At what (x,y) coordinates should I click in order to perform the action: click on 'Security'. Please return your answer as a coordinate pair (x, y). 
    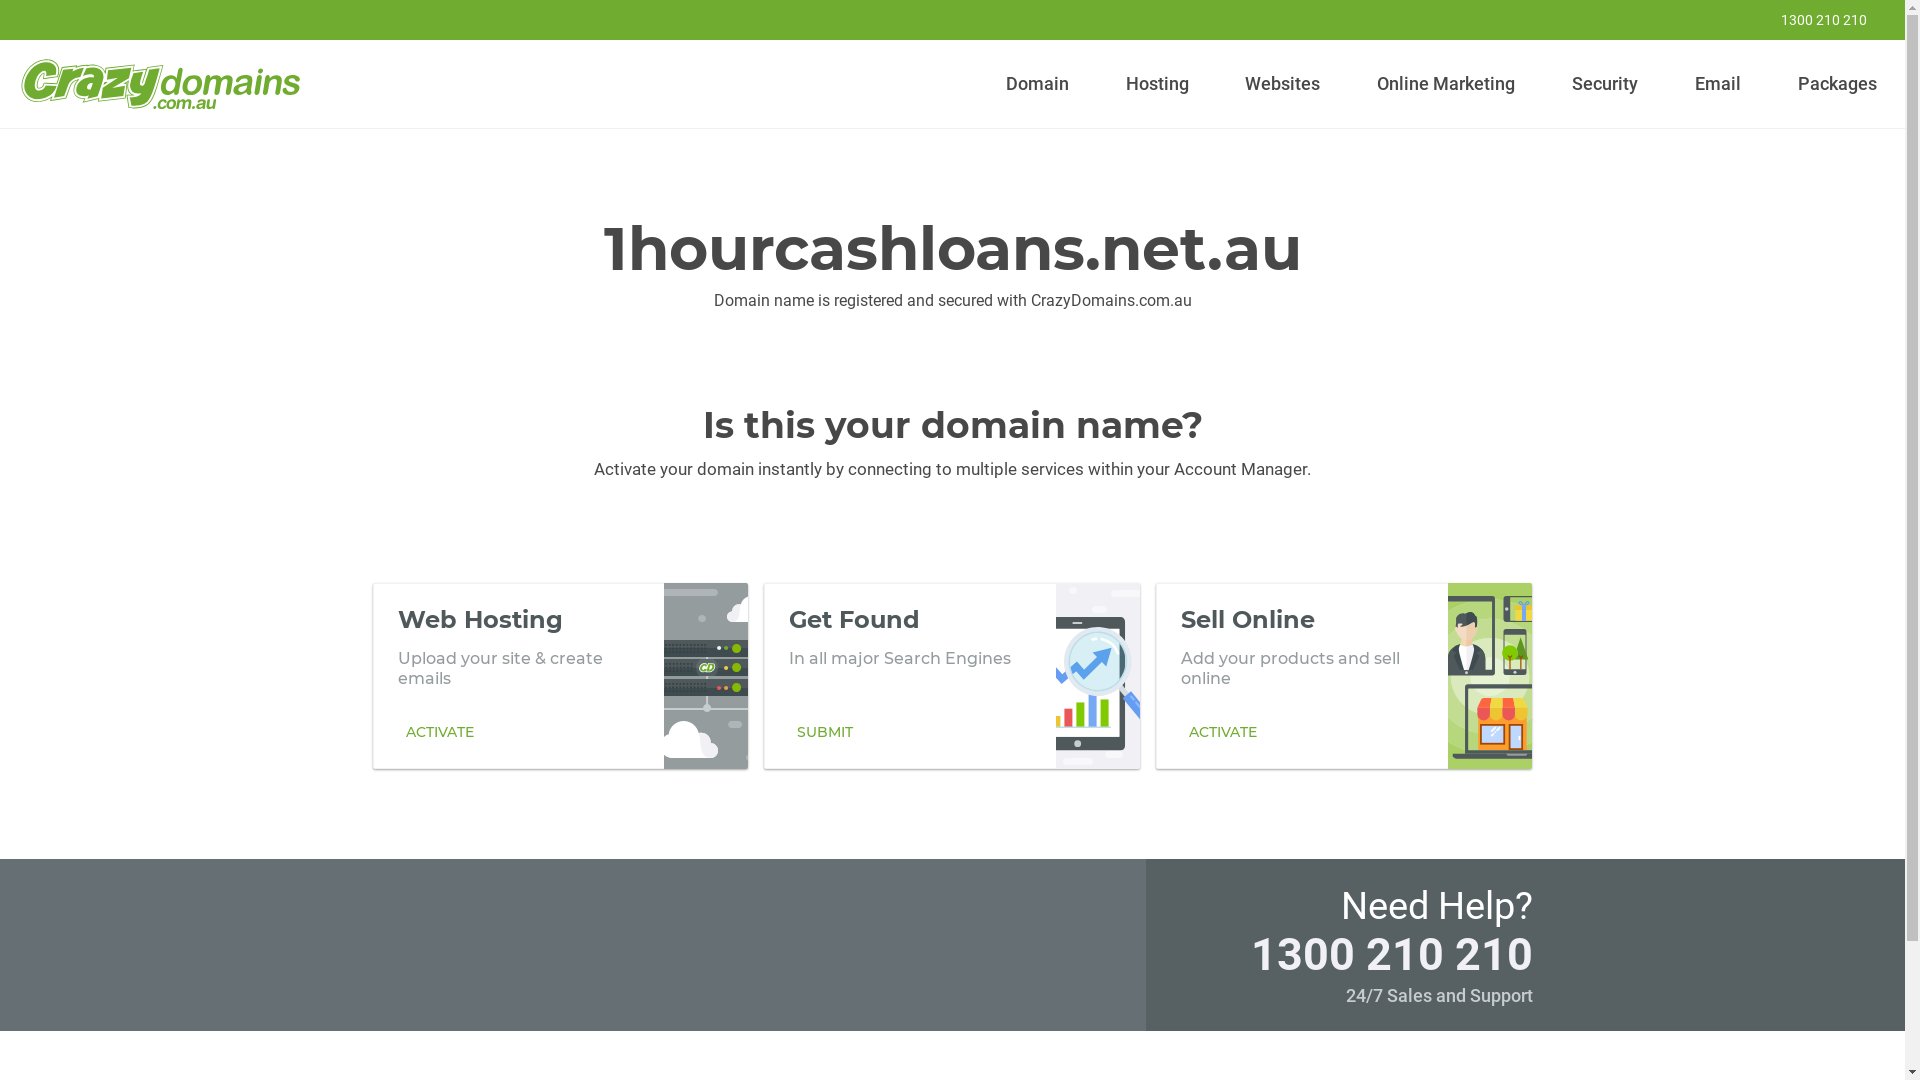
    Looking at the image, I should click on (1563, 83).